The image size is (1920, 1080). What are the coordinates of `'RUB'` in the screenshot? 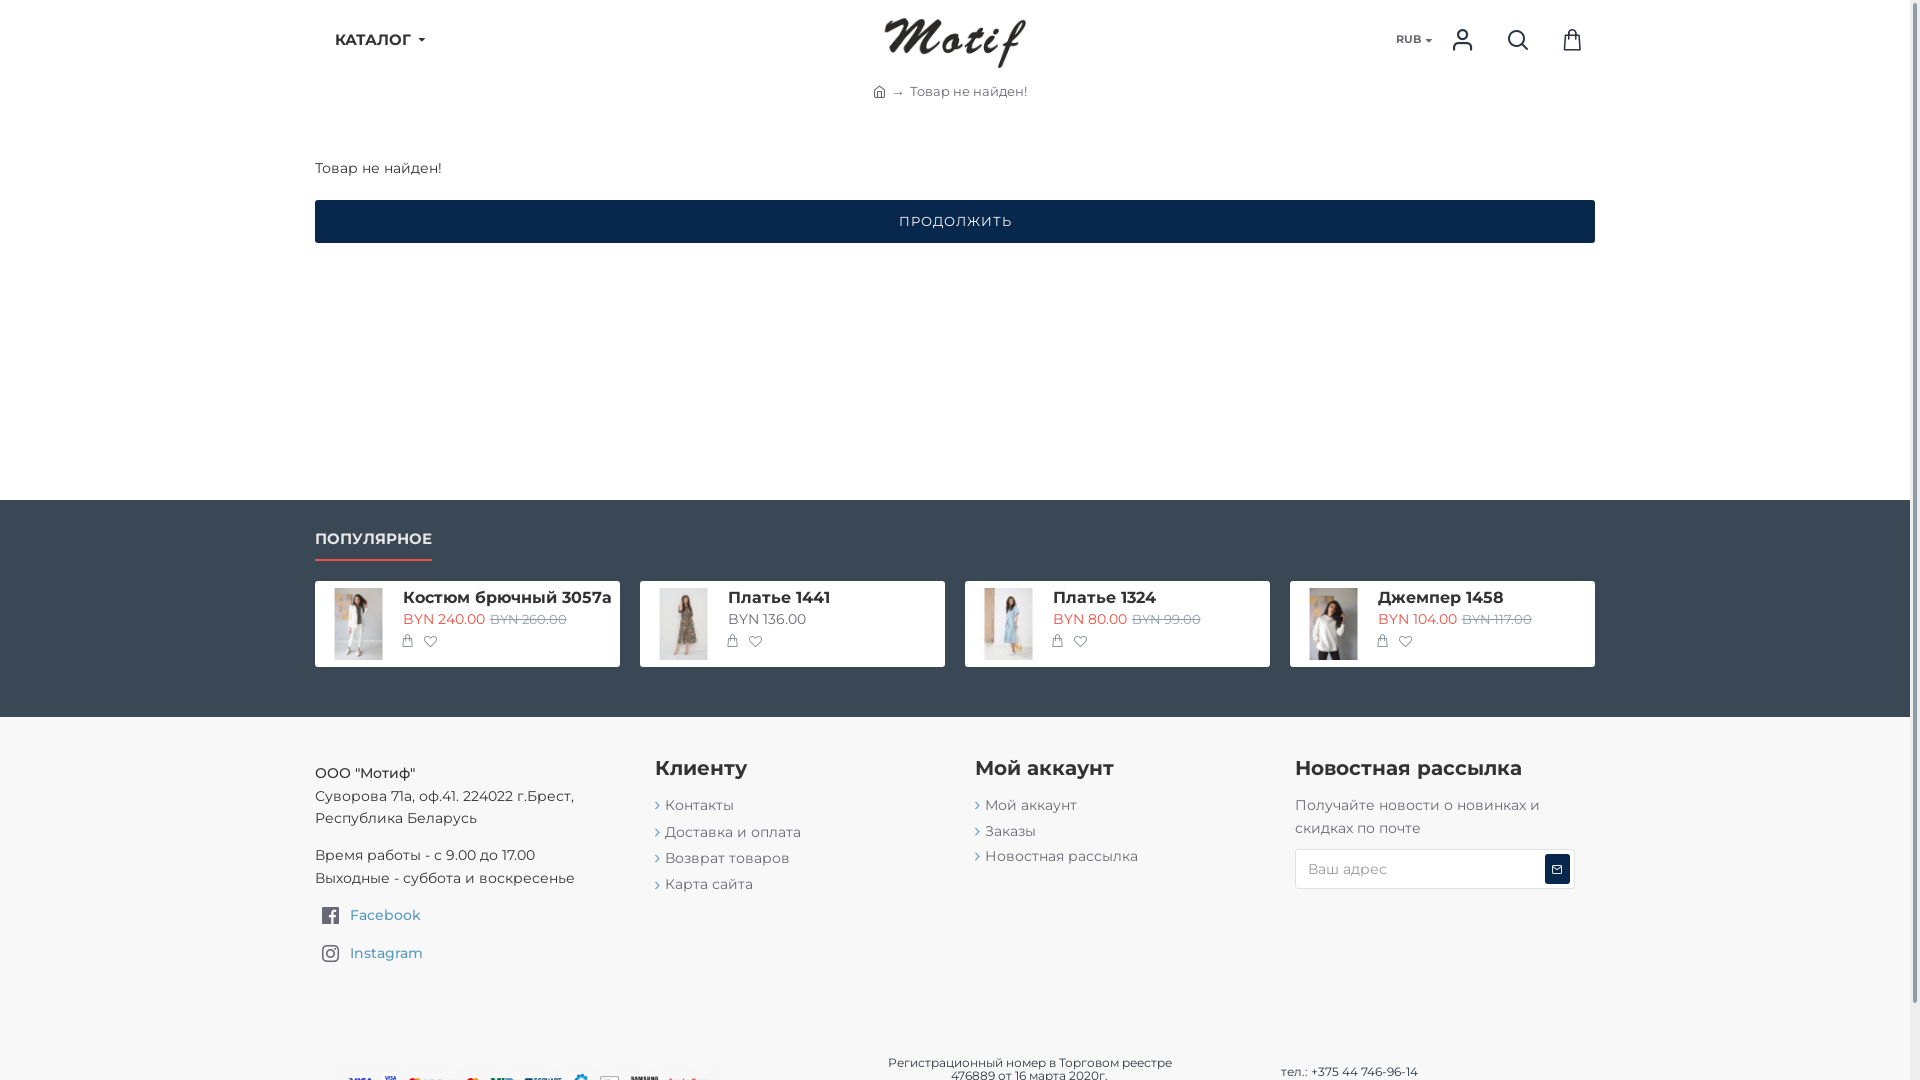 It's located at (1405, 39).